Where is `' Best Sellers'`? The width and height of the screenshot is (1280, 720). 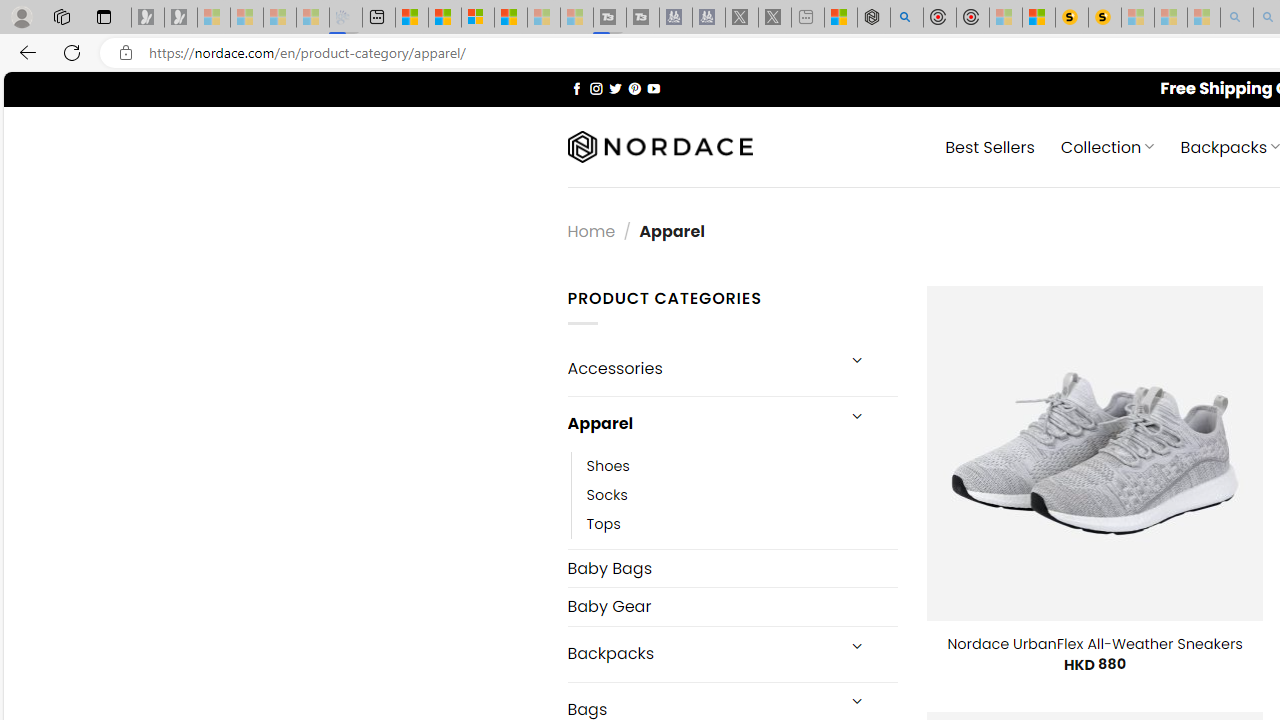 ' Best Sellers' is located at coordinates (990, 145).